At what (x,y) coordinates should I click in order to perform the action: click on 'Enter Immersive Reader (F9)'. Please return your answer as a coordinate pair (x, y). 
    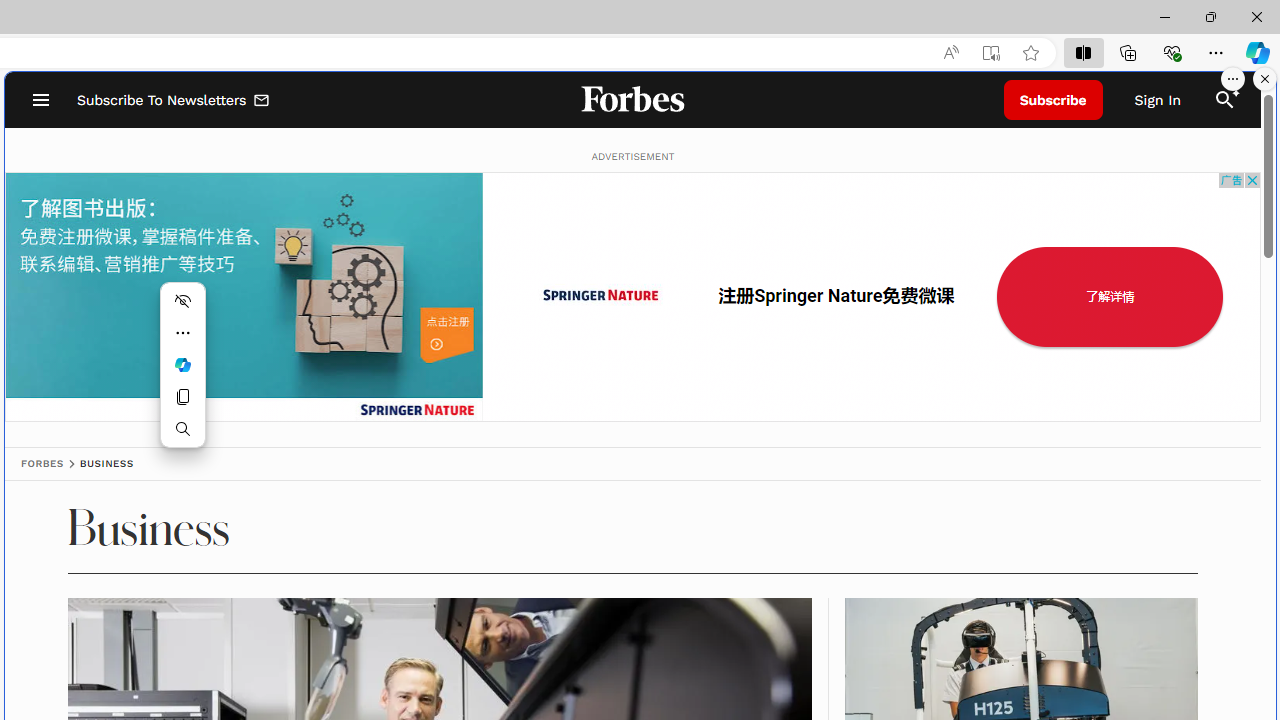
    Looking at the image, I should click on (991, 52).